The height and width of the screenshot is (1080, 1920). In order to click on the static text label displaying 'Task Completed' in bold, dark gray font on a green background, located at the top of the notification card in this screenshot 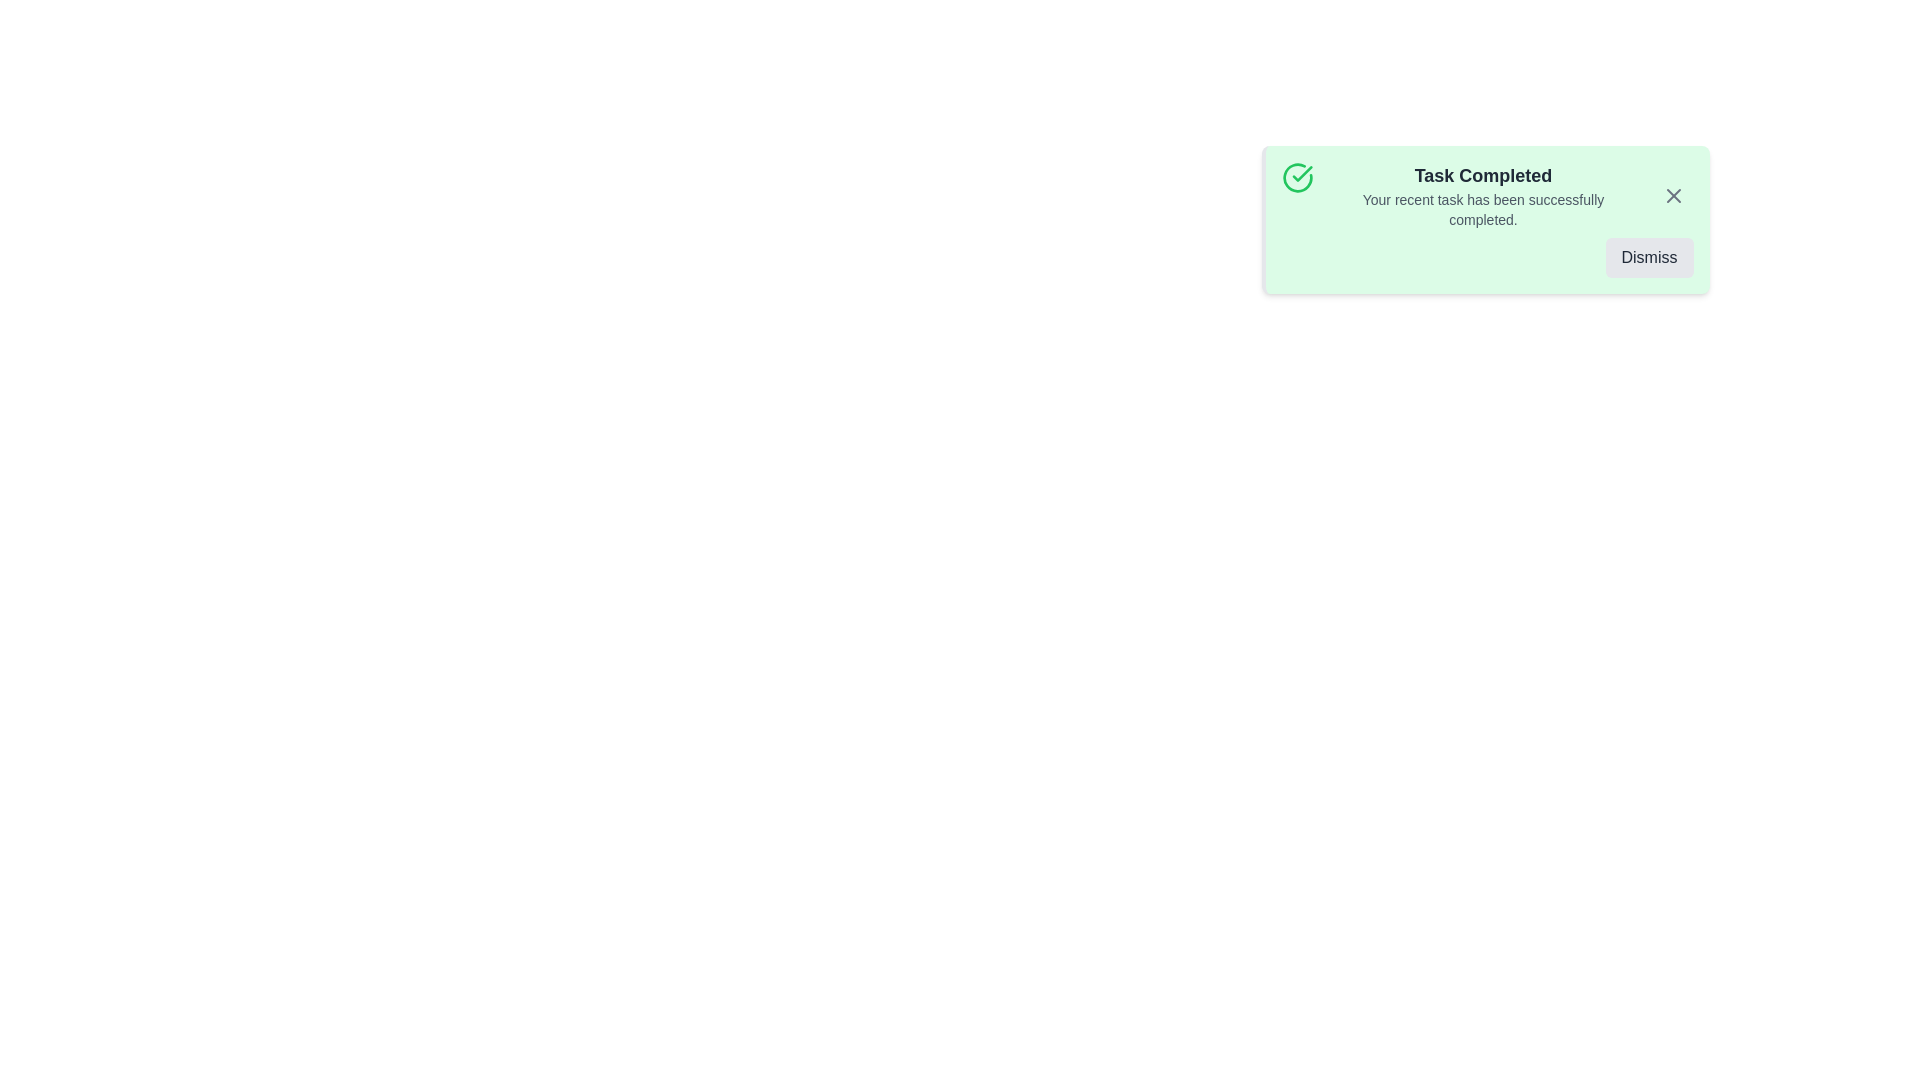, I will do `click(1483, 175)`.